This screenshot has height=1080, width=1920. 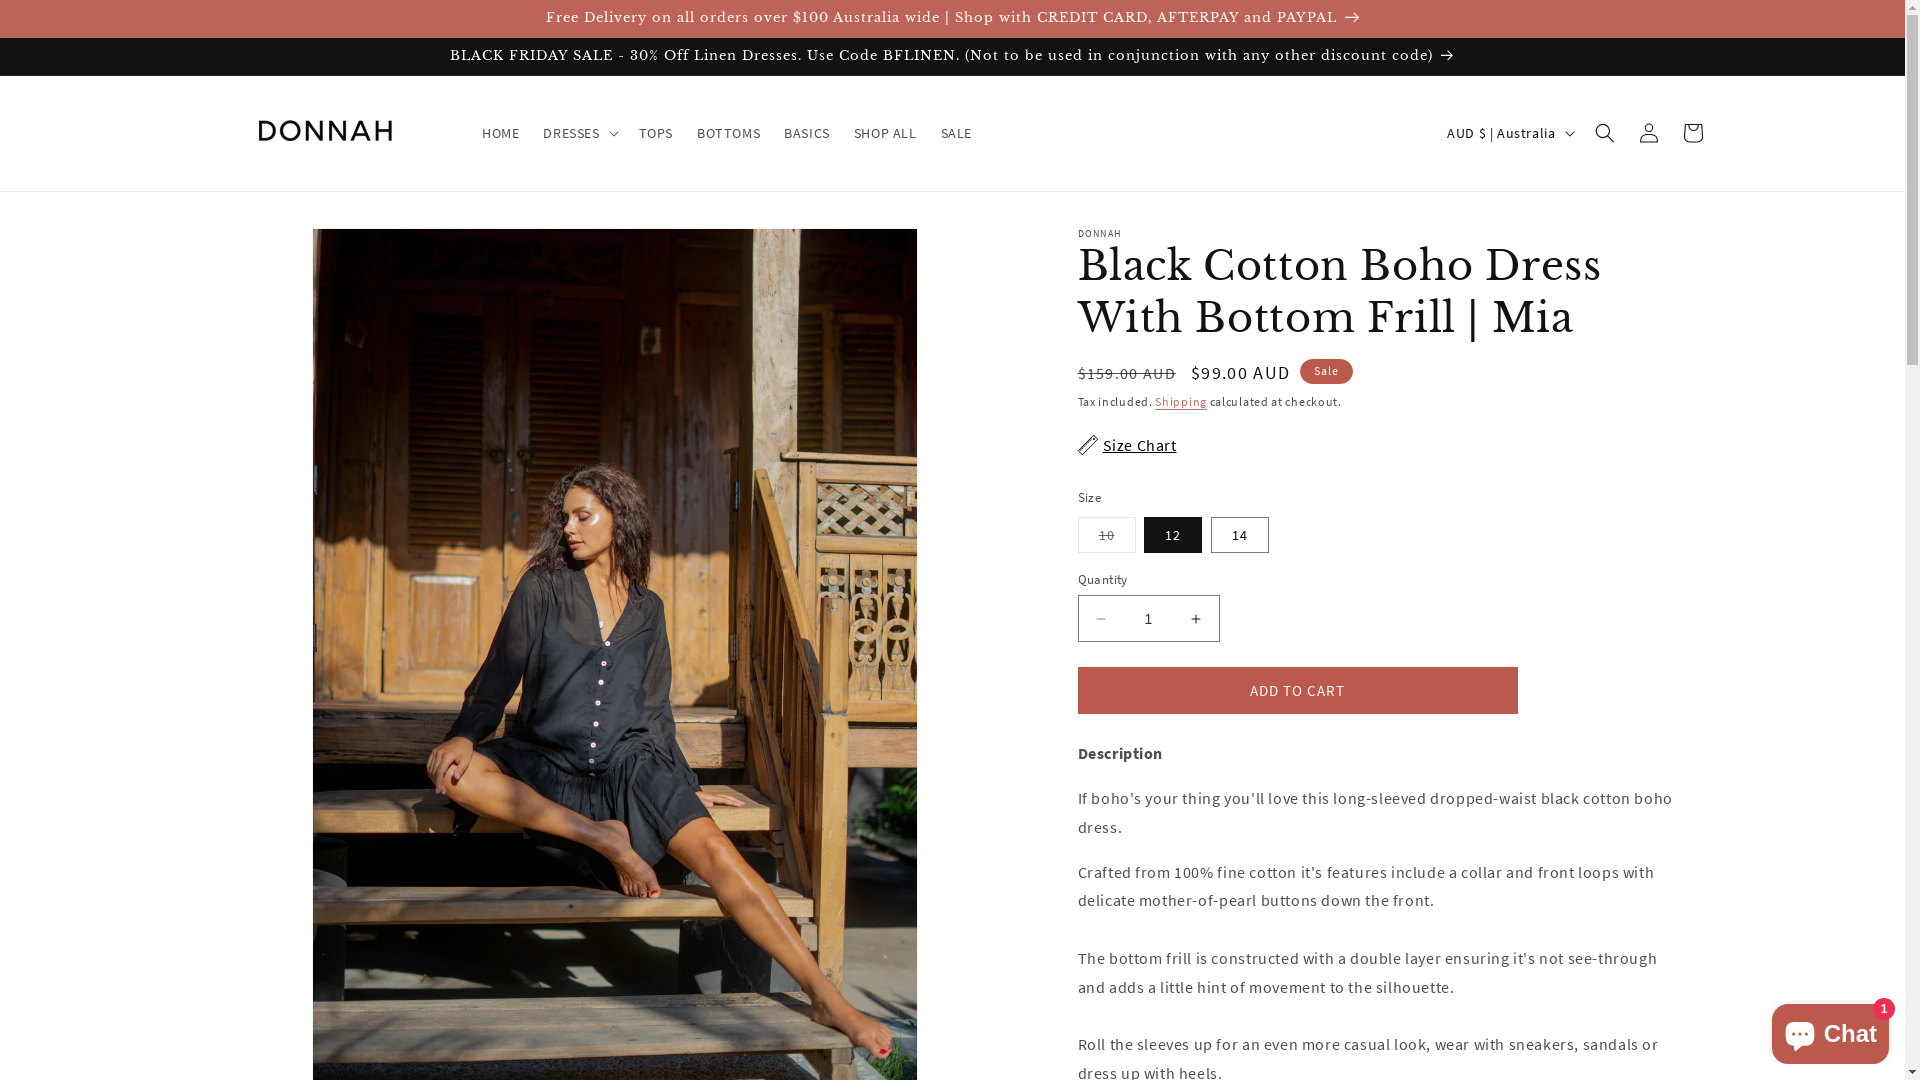 What do you see at coordinates (469, 132) in the screenshot?
I see `'HOME'` at bounding box center [469, 132].